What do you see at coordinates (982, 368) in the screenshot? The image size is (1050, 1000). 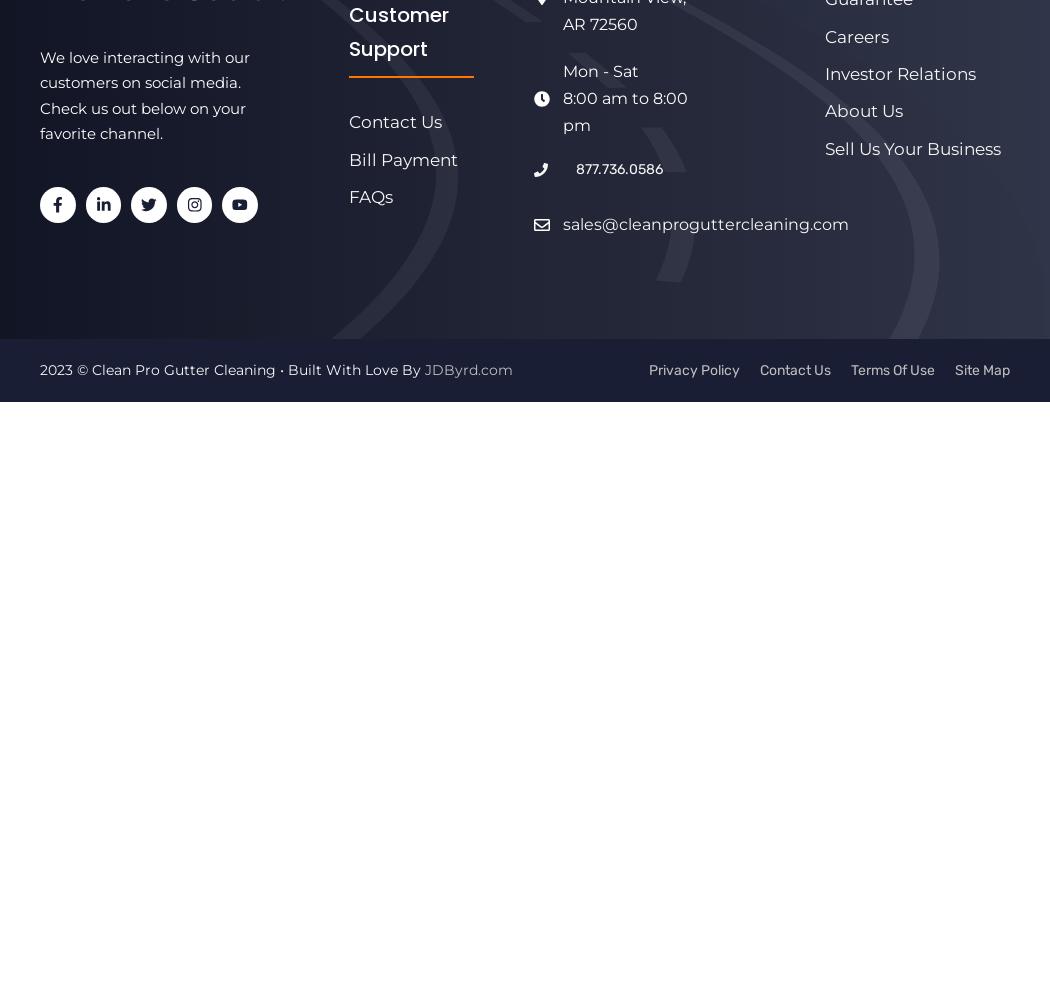 I see `'Site Map'` at bounding box center [982, 368].